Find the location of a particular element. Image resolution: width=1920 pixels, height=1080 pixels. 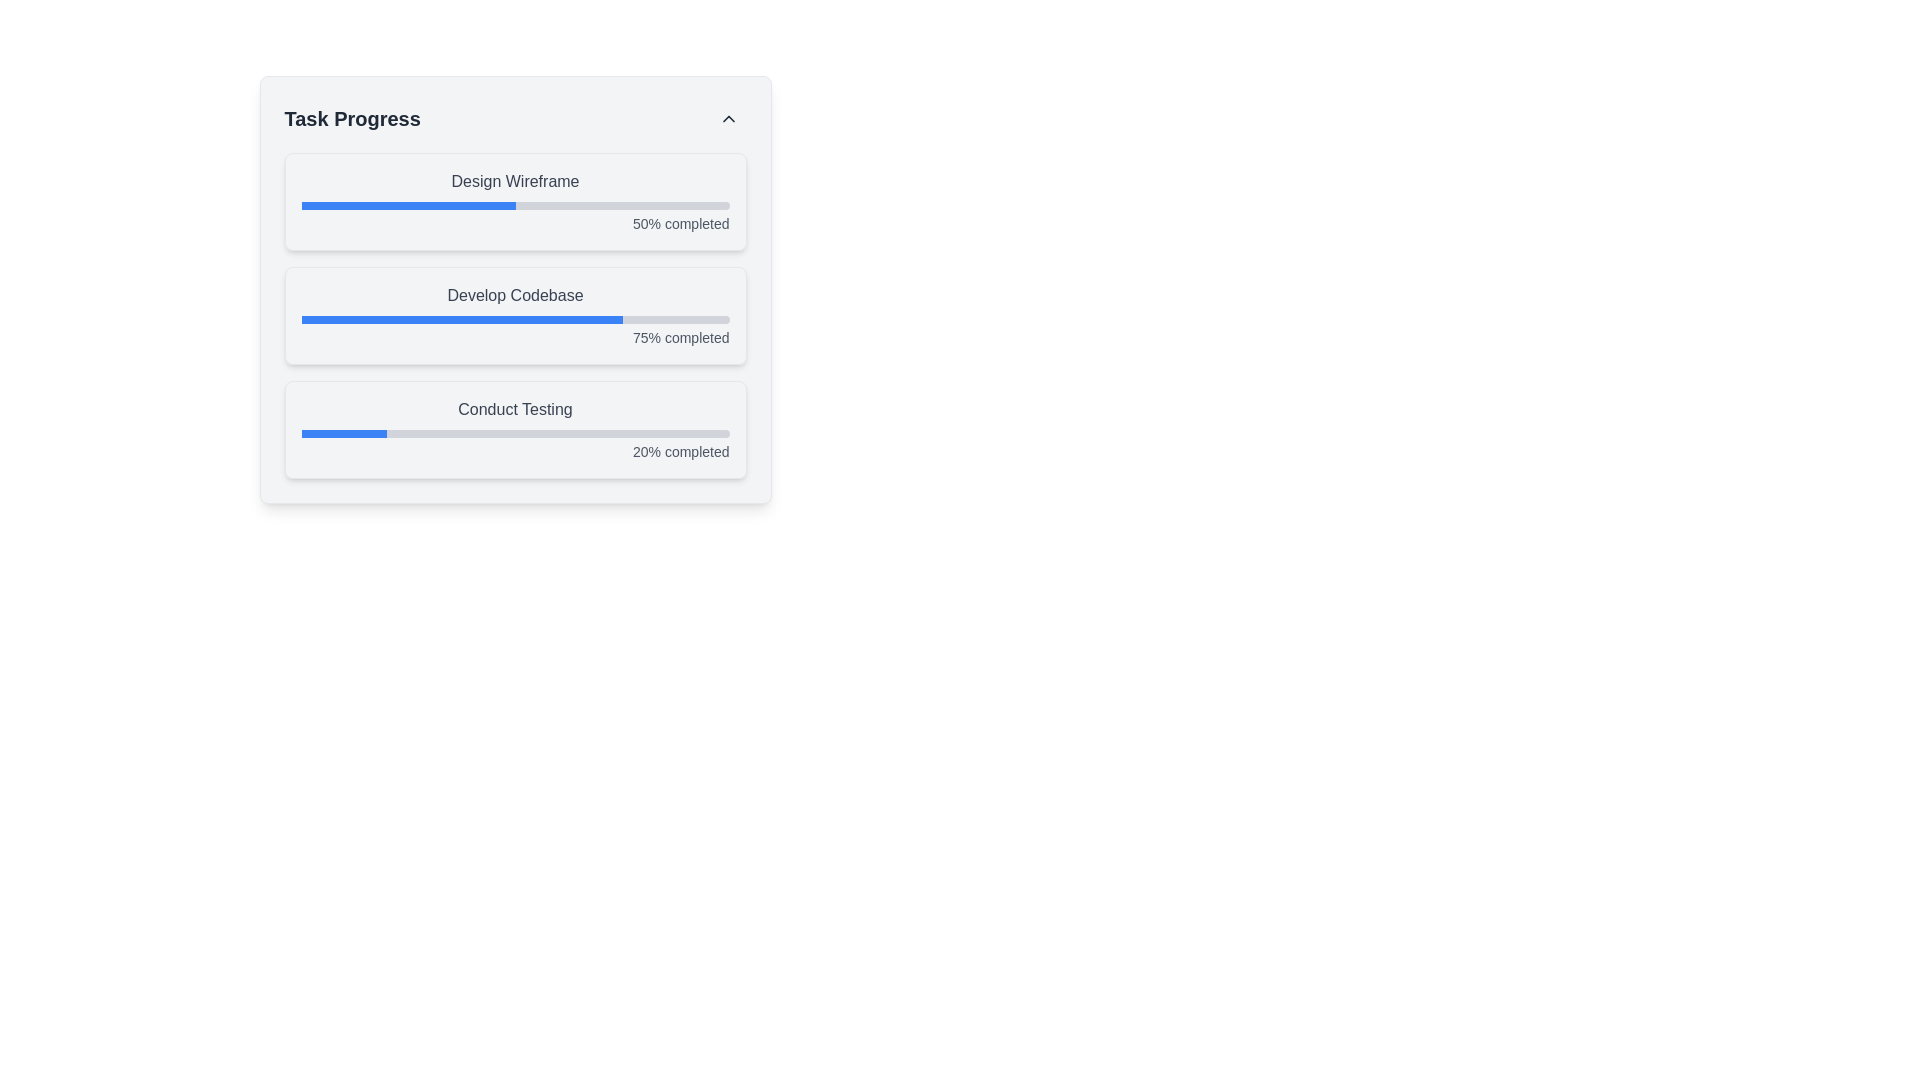

the progress card indicating the completion of a task, which has a white background, a gray progress bar with a blue segment, and is the third card in a vertical stack of similar cards is located at coordinates (515, 428).